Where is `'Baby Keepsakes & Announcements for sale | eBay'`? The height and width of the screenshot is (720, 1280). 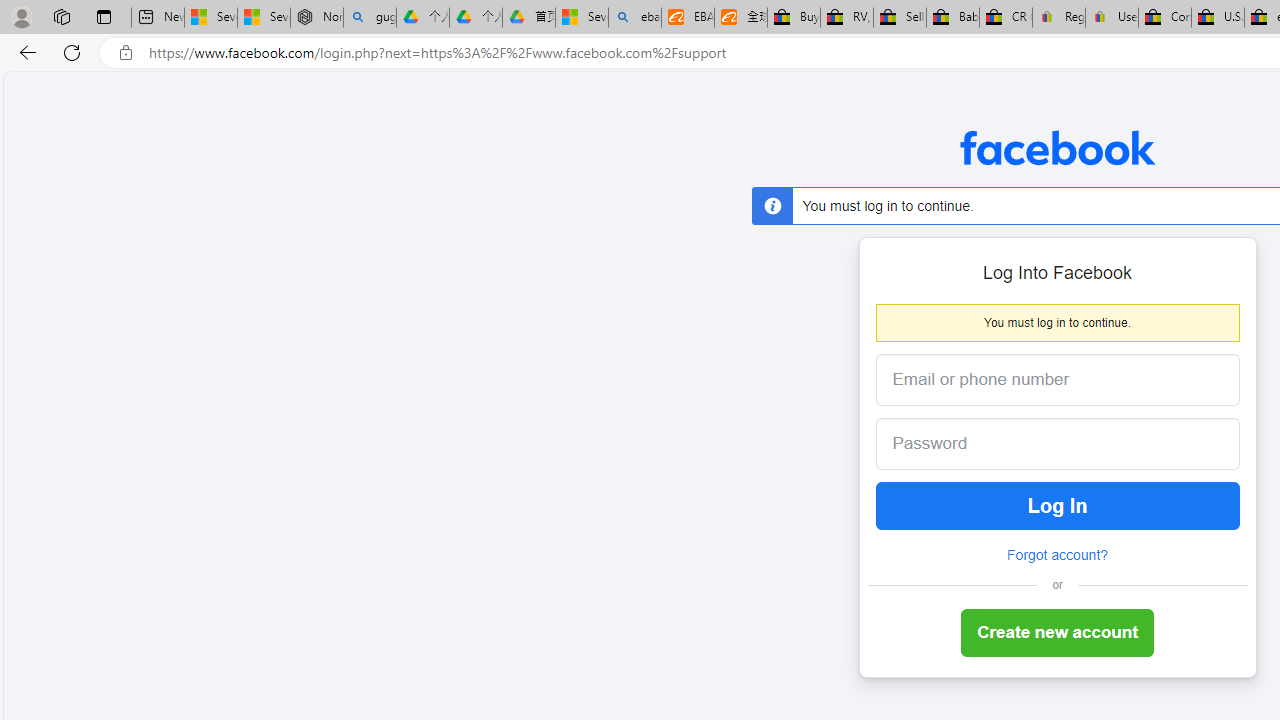
'Baby Keepsakes & Announcements for sale | eBay' is located at coordinates (951, 17).